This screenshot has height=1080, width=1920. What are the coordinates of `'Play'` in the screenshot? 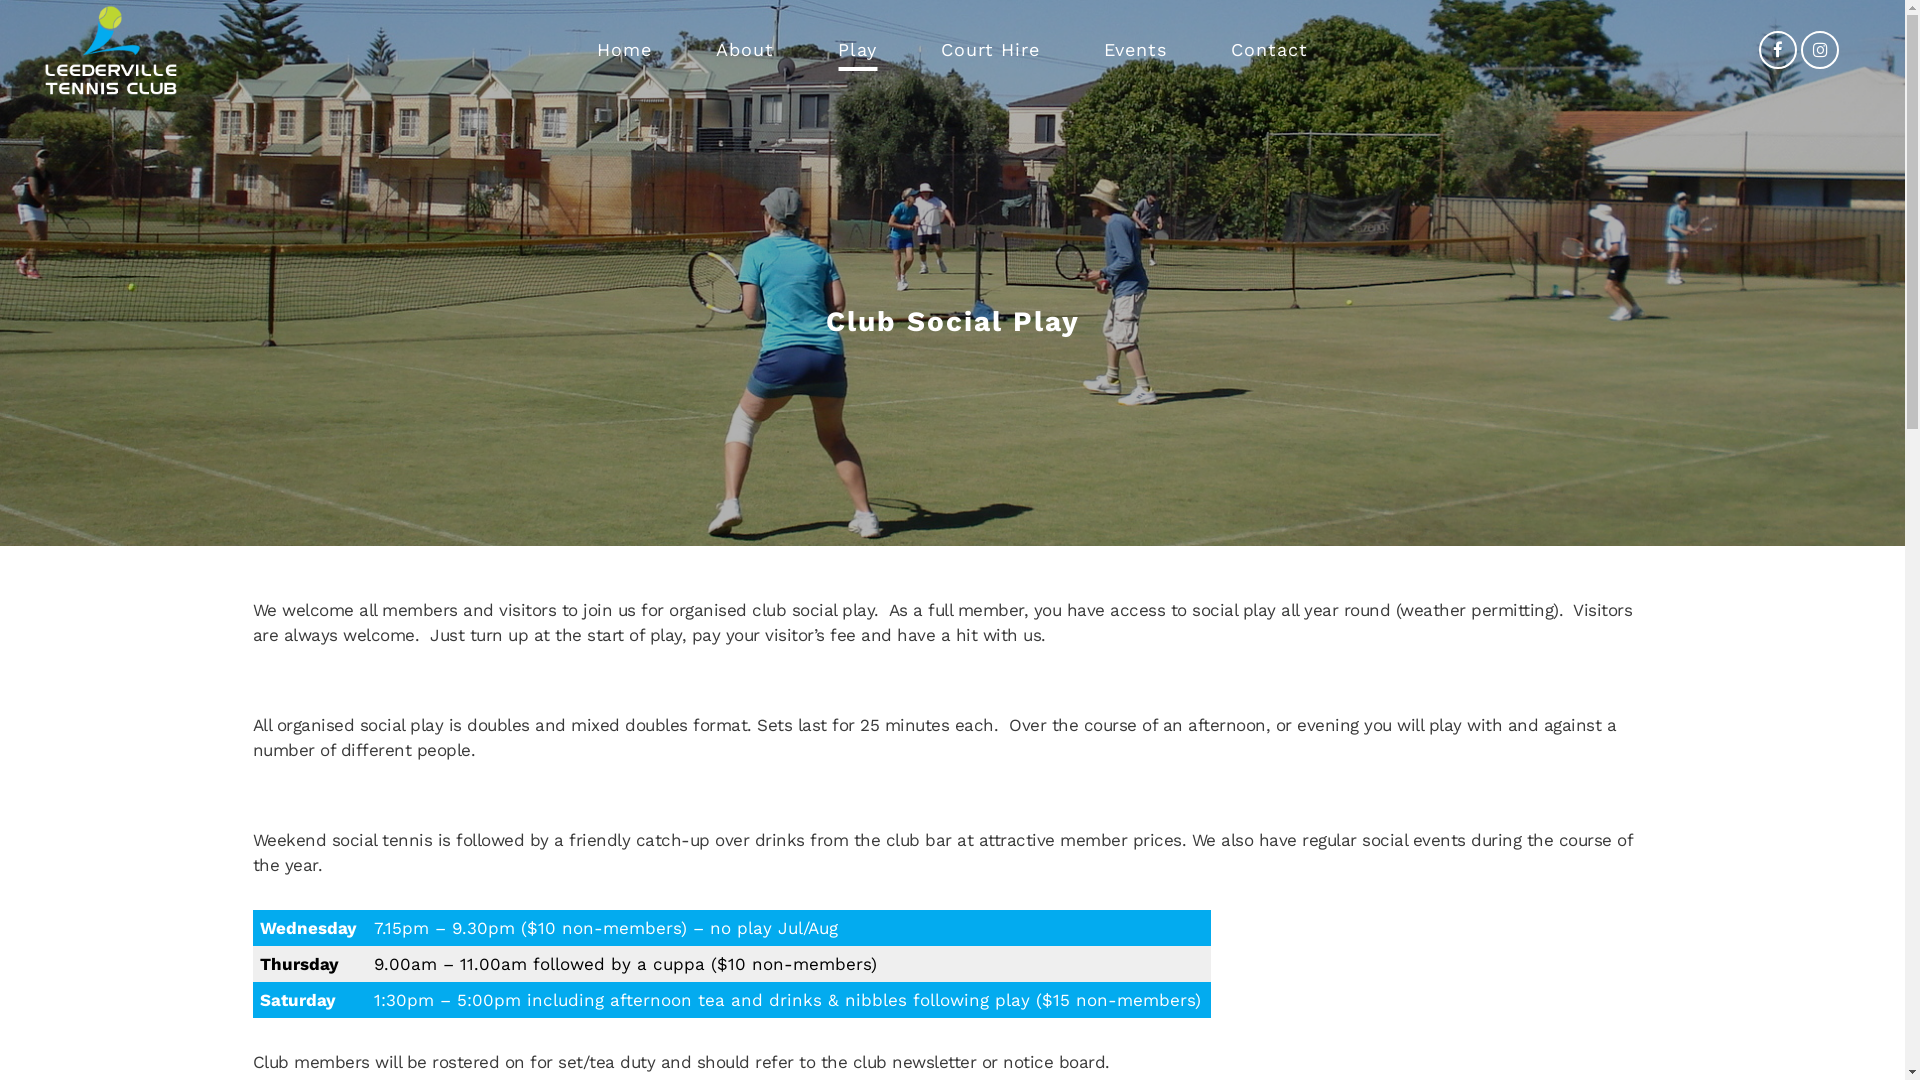 It's located at (857, 49).